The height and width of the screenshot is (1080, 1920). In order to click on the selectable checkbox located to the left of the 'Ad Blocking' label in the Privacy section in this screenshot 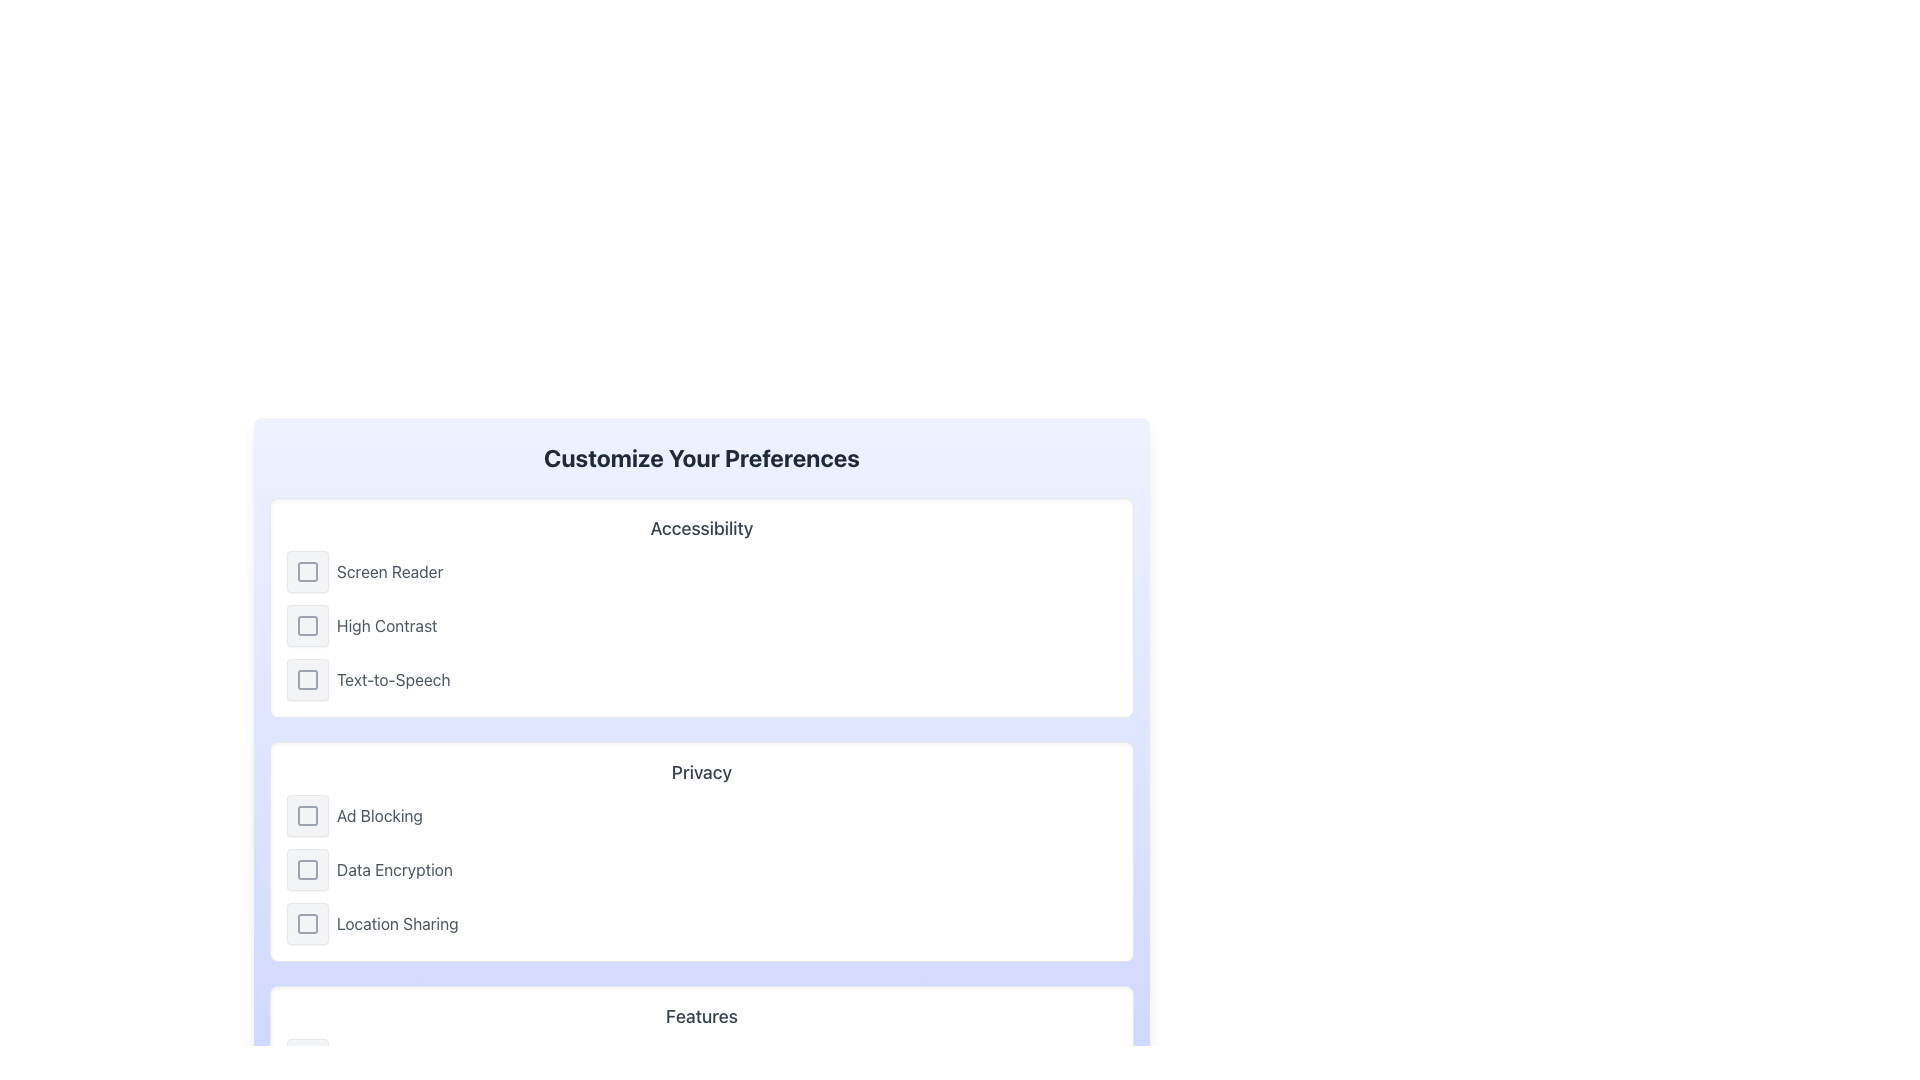, I will do `click(306, 816)`.